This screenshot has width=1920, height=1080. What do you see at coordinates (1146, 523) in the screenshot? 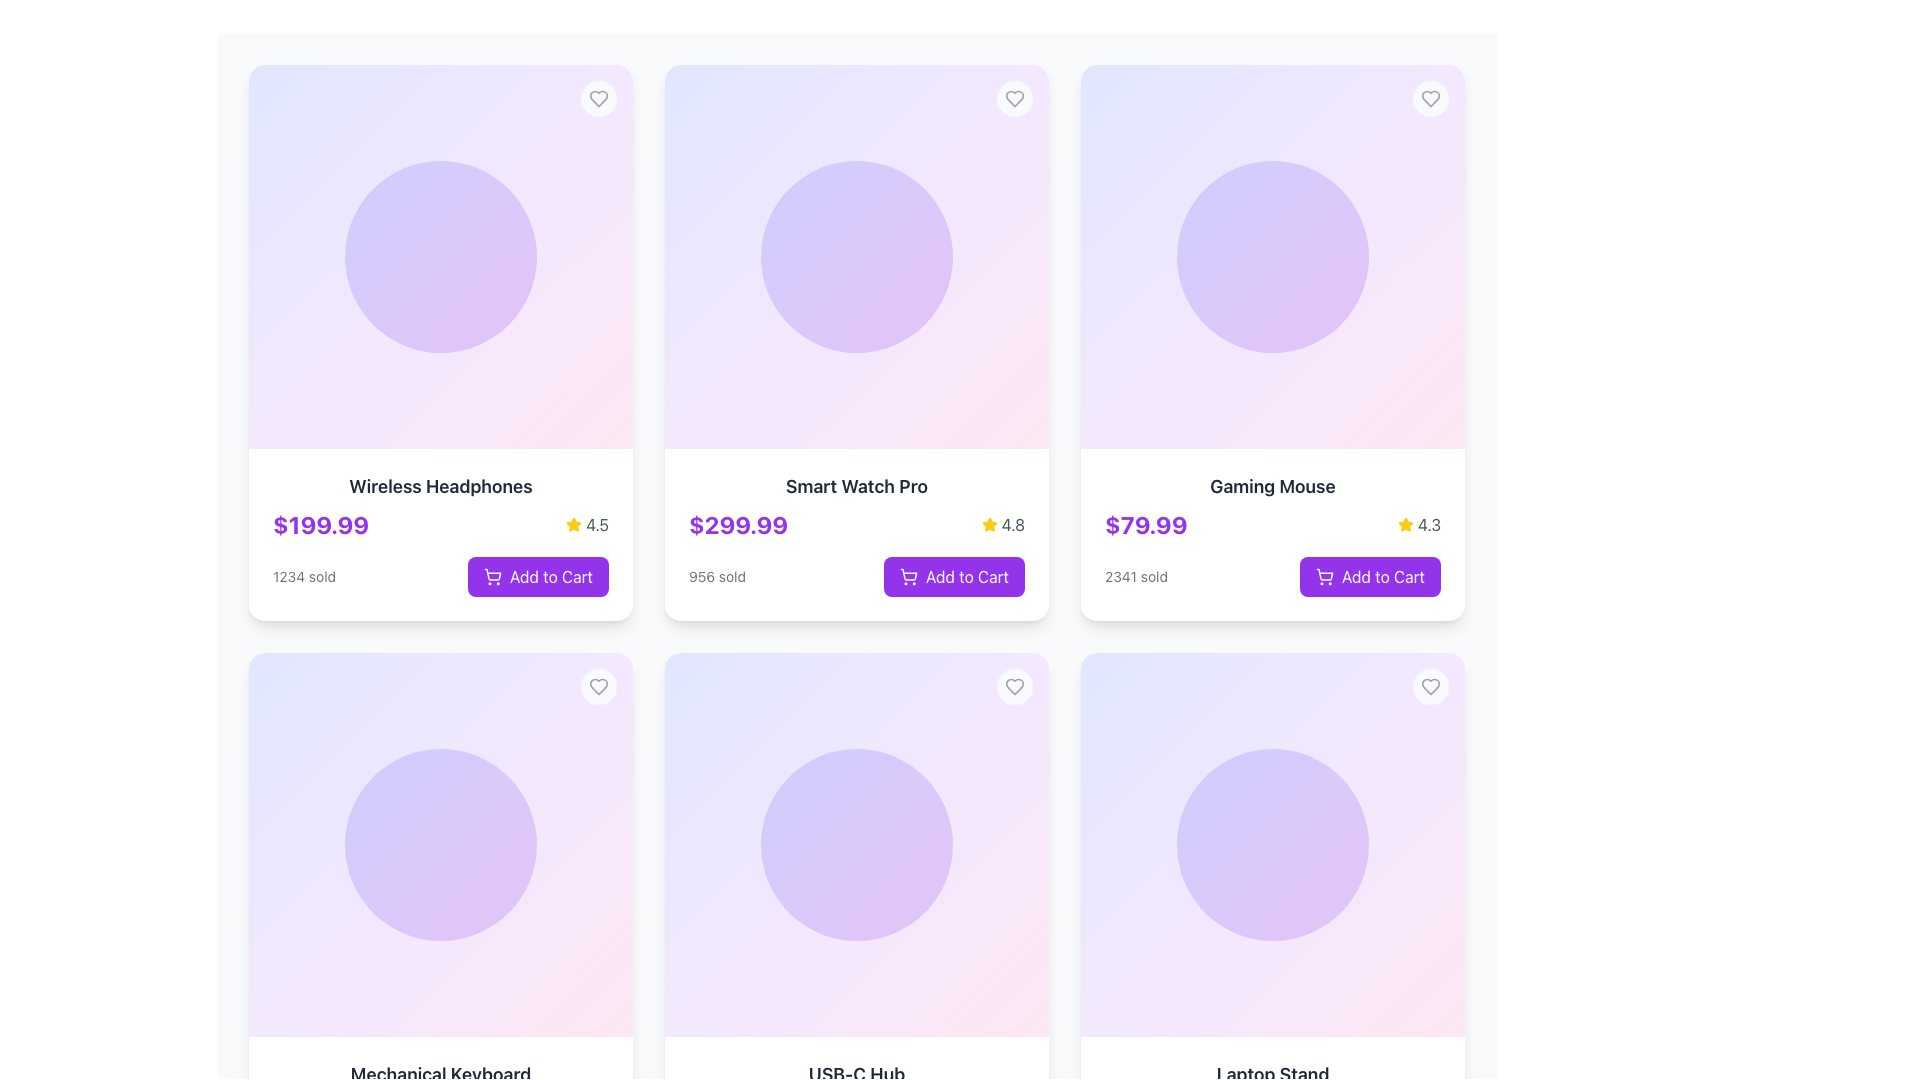
I see `the price value displayed in the bold, large purple text '$79.99' located at the bottom middle section of the product card for 'Gaming Mouse'` at bounding box center [1146, 523].